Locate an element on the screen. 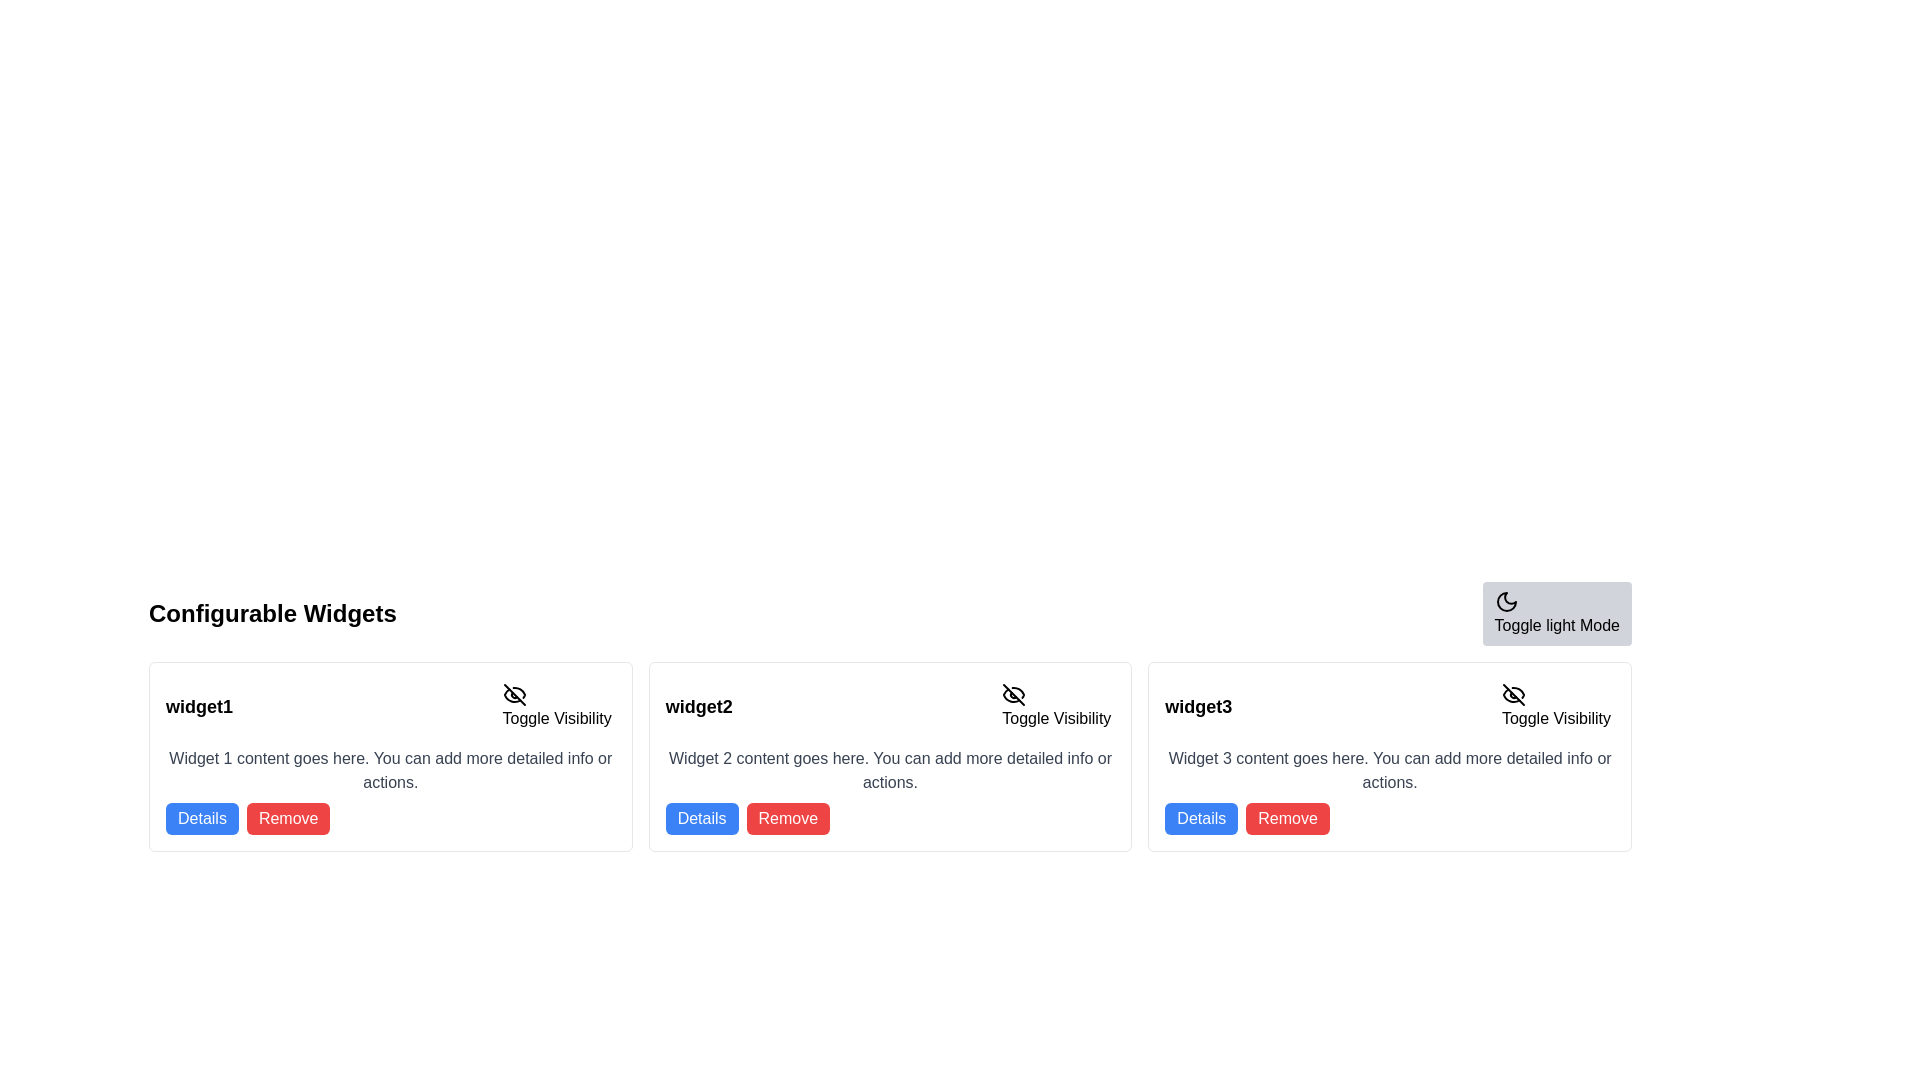  the button located in the actions section of the second widget (widget2) is located at coordinates (701, 818).